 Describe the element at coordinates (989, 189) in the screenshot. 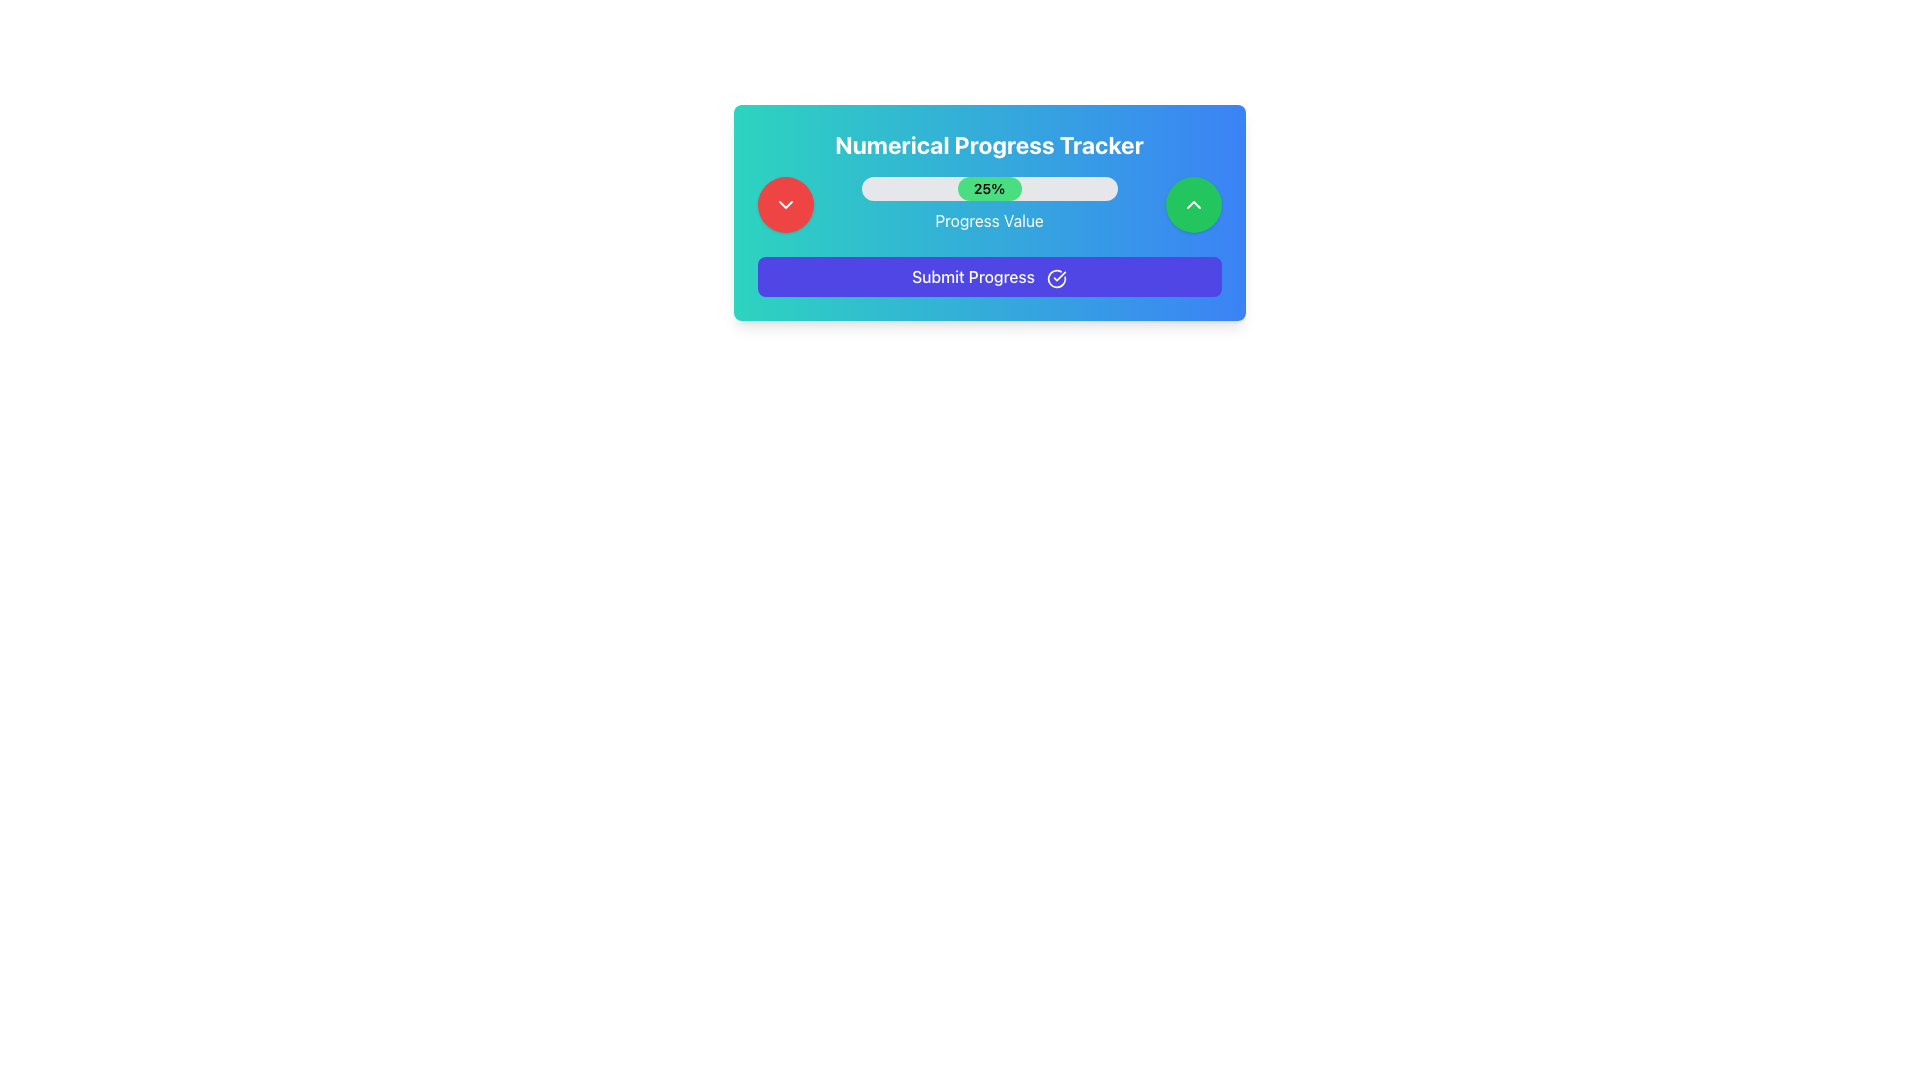

I see `the green progress bar that indicates 25% completion, located below the header 'Numerical Progress Tracker'` at that location.